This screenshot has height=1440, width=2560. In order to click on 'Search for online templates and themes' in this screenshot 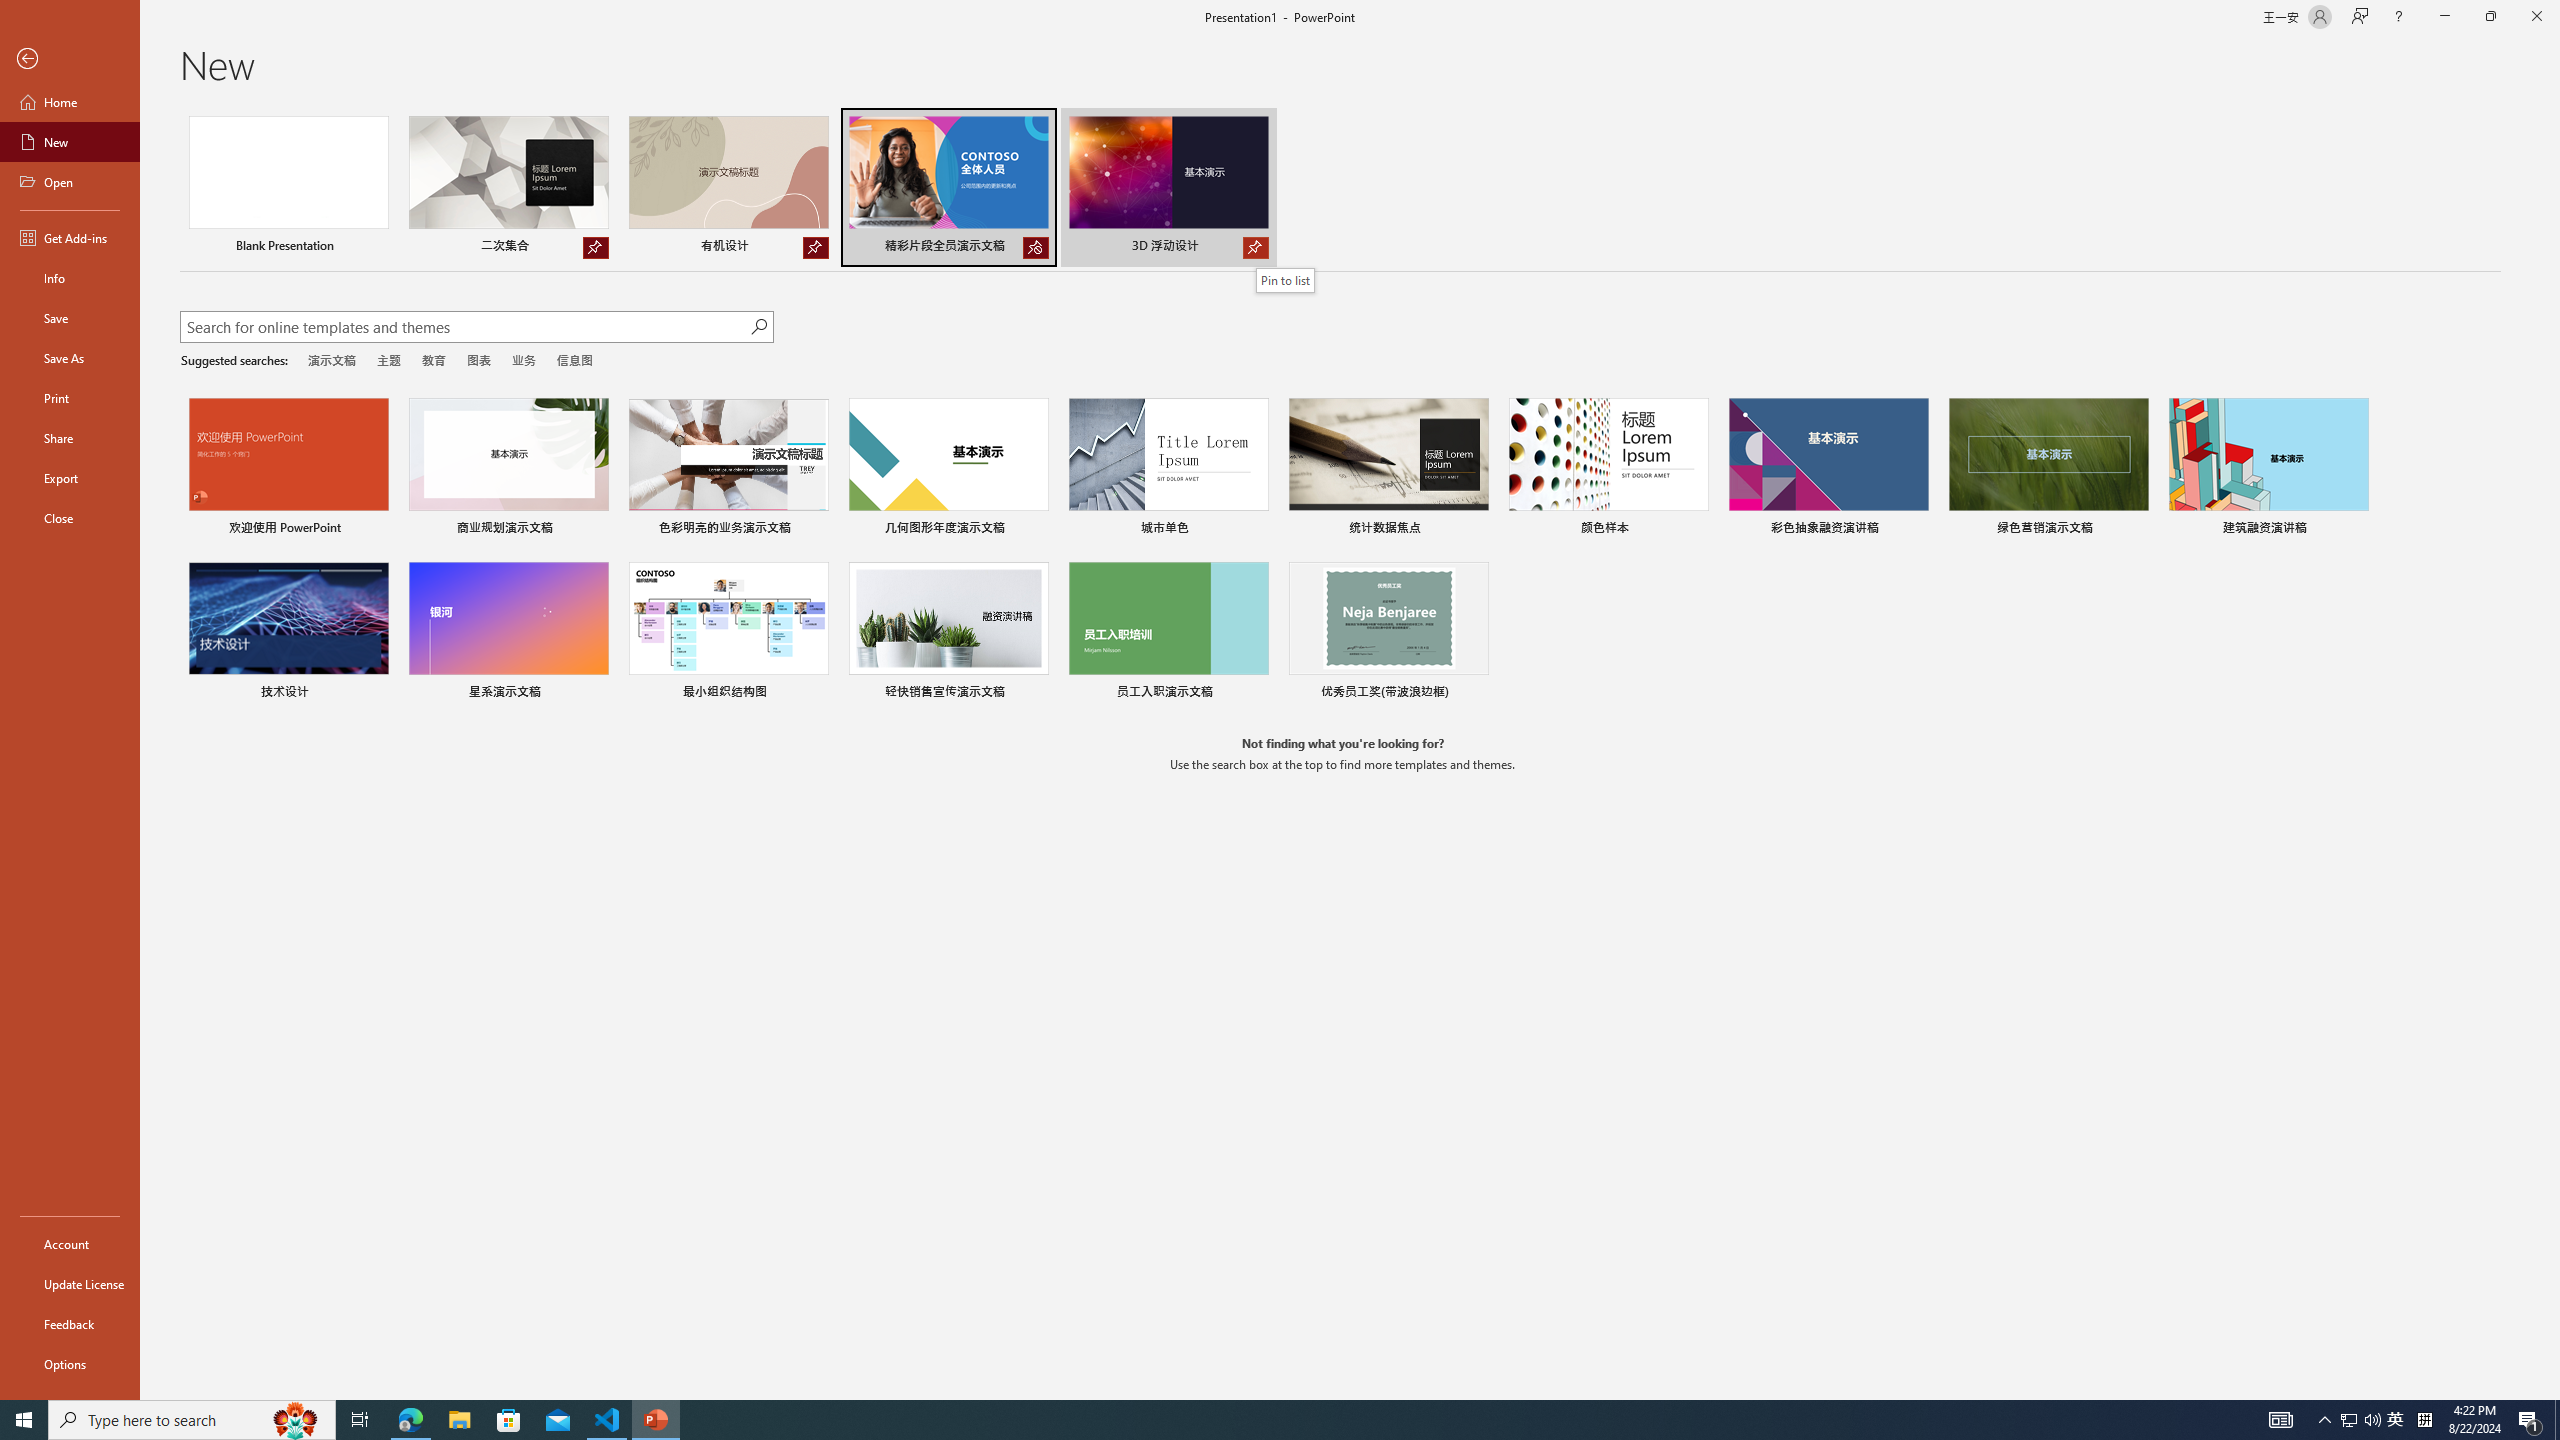, I will do `click(464, 329)`.